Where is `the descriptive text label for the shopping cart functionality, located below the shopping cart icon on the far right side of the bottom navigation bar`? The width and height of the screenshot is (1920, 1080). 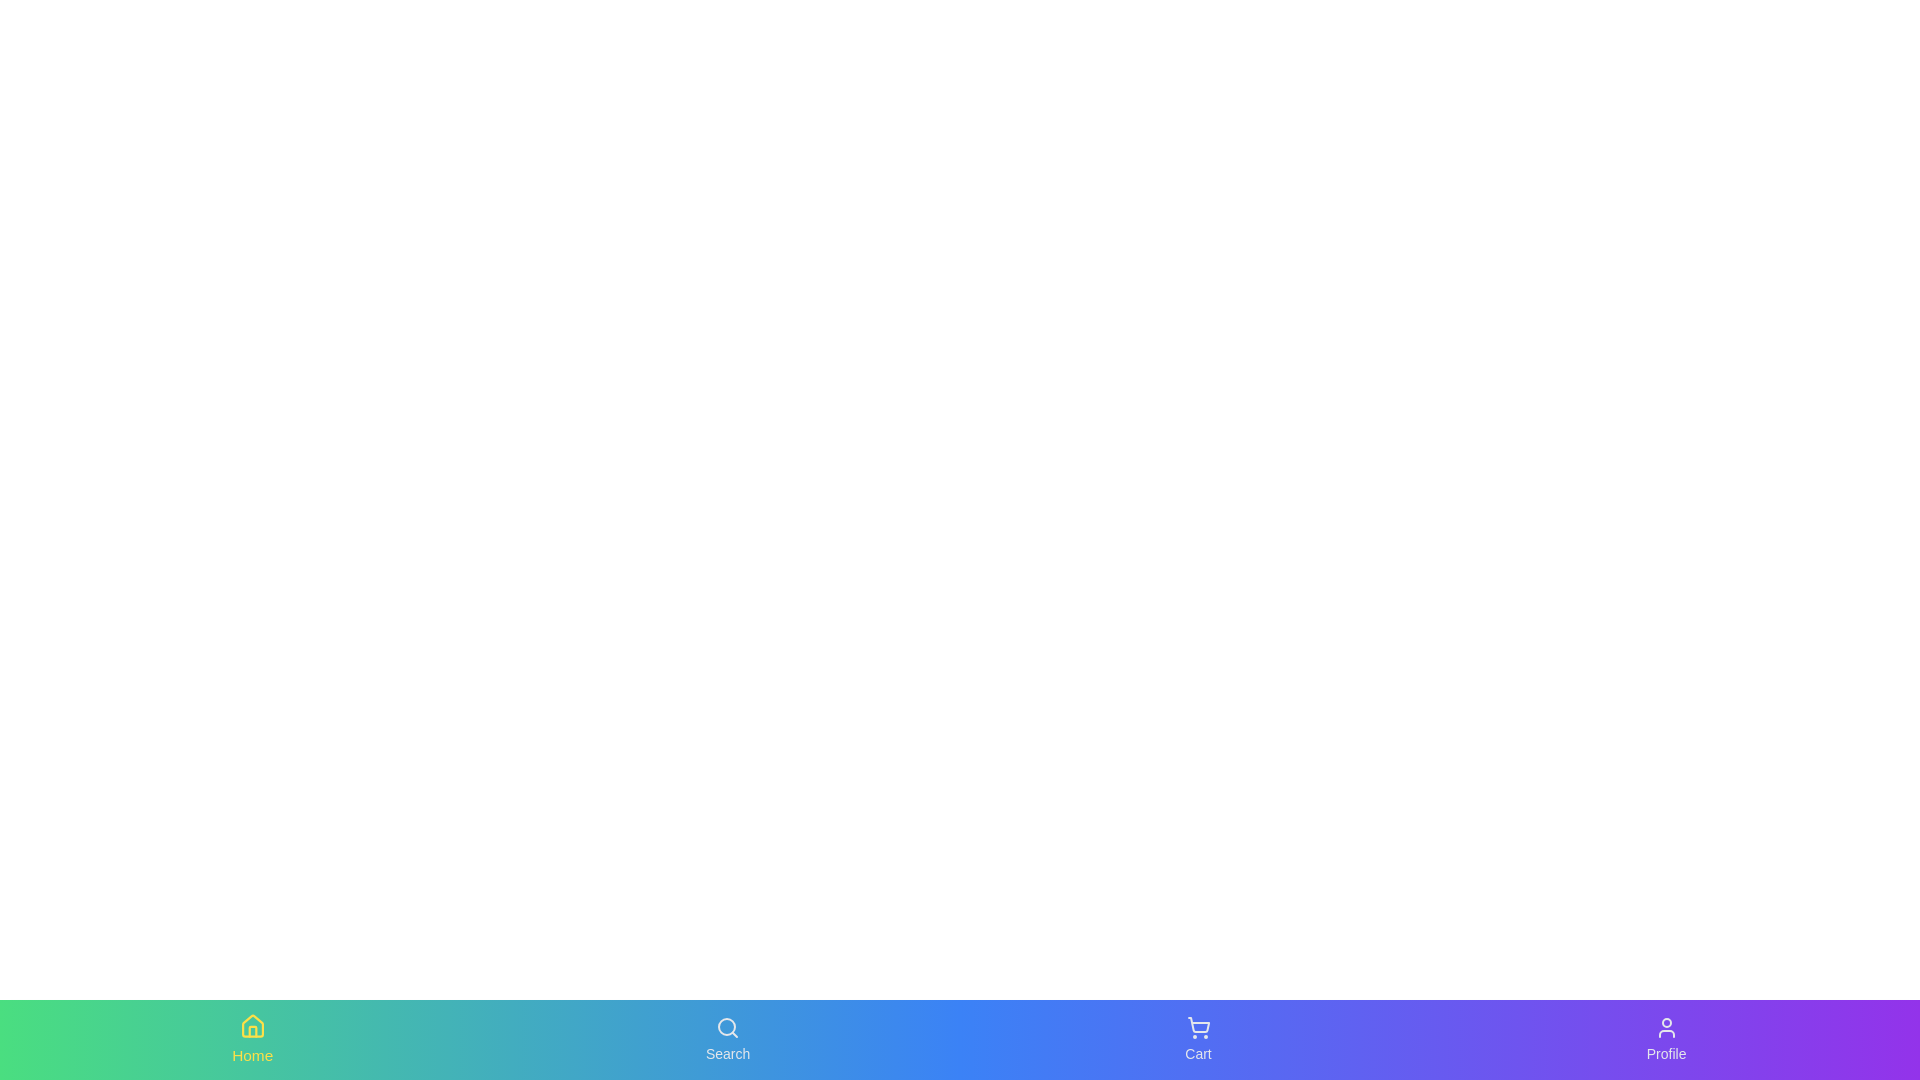
the descriptive text label for the shopping cart functionality, located below the shopping cart icon on the far right side of the bottom navigation bar is located at coordinates (1198, 1052).